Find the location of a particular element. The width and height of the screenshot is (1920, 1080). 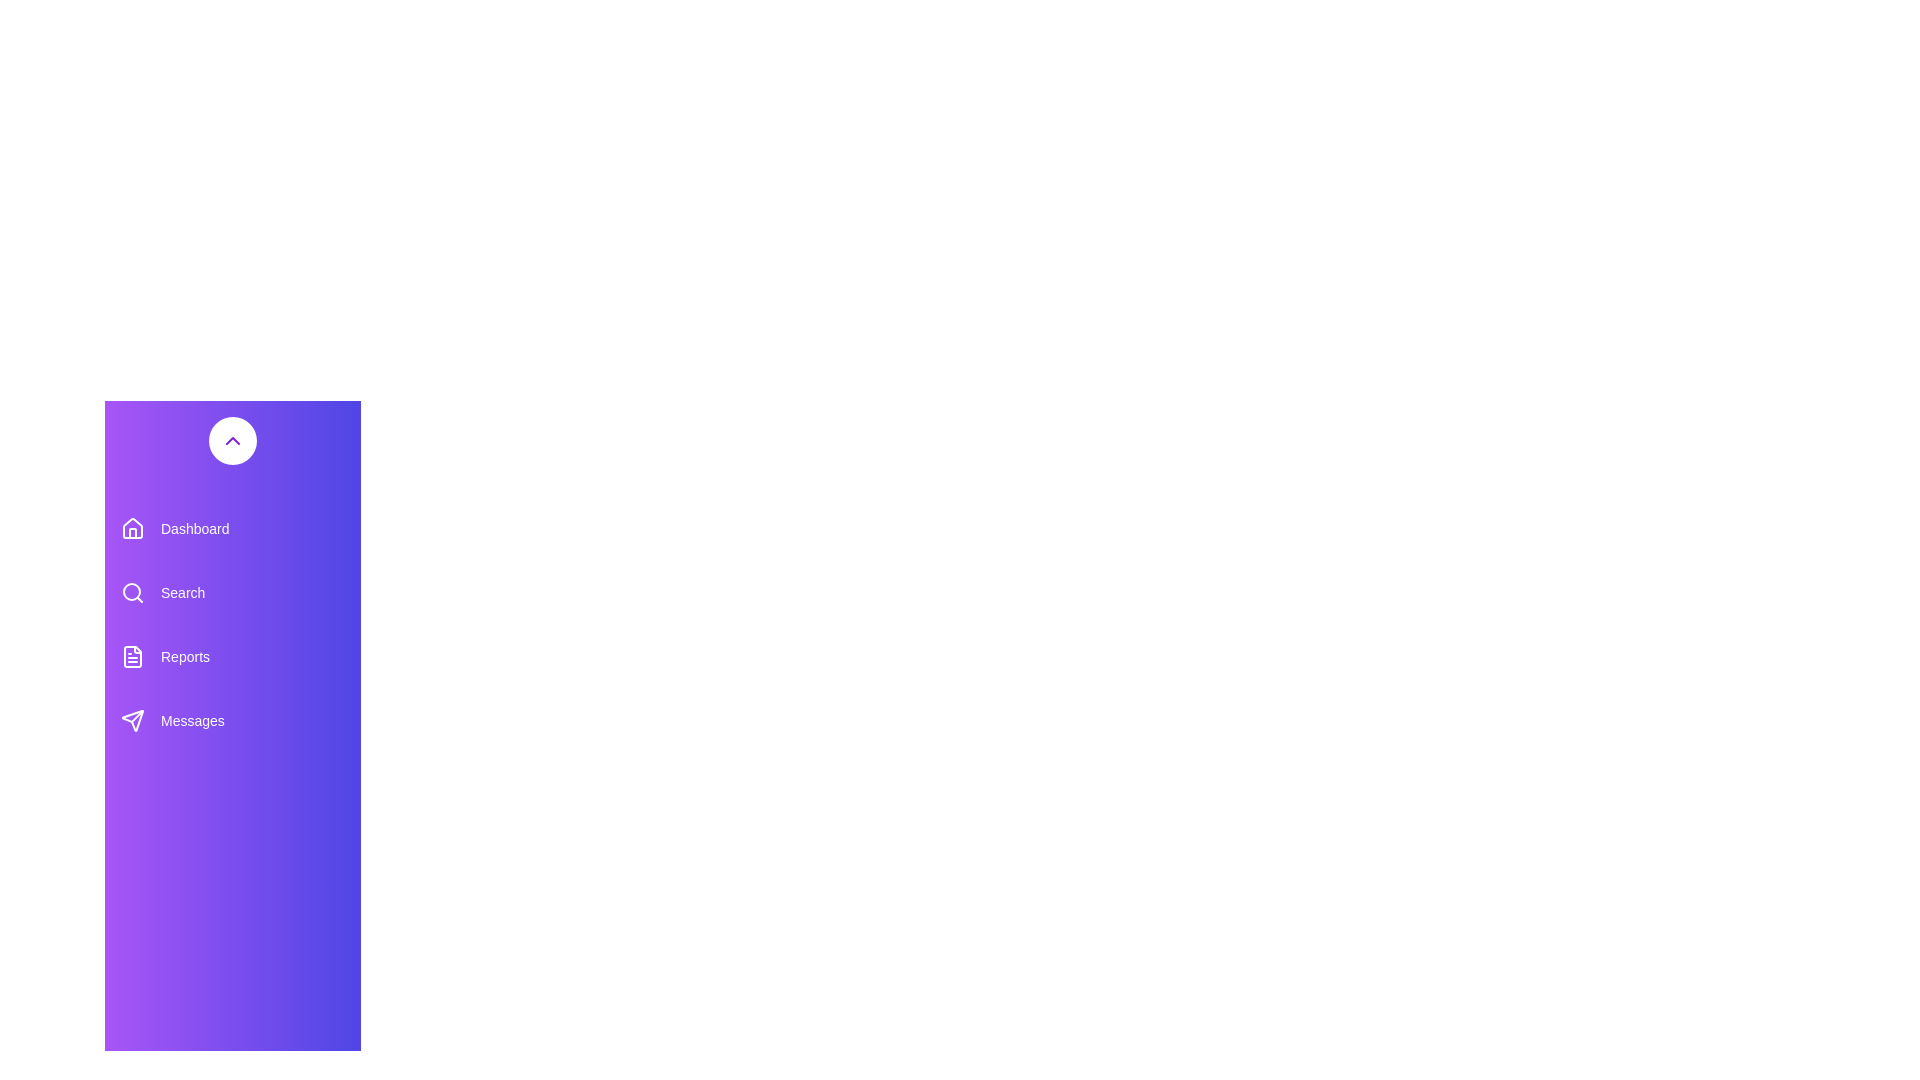

the circular lens of the magnifying glass icon representing the search feature in the left-side navigation panel is located at coordinates (131, 590).